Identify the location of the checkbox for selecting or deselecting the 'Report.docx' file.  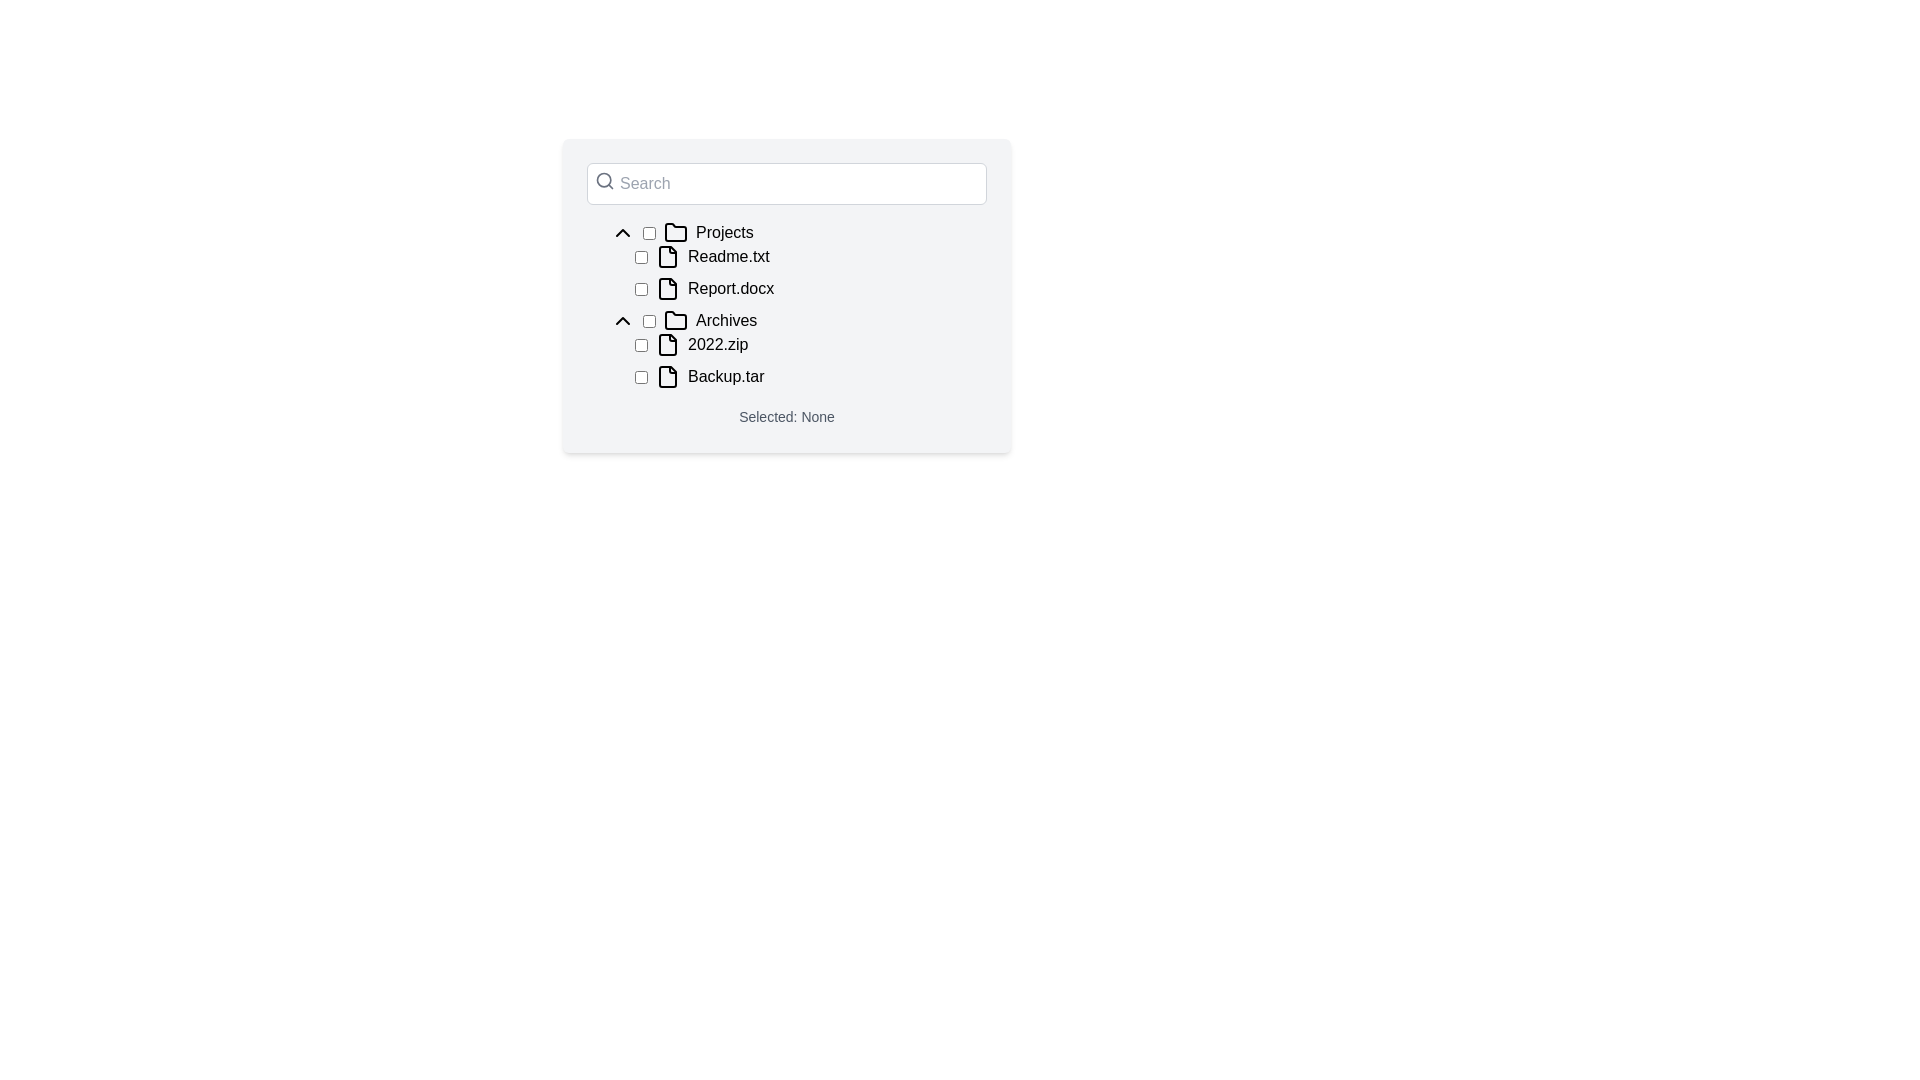
(641, 289).